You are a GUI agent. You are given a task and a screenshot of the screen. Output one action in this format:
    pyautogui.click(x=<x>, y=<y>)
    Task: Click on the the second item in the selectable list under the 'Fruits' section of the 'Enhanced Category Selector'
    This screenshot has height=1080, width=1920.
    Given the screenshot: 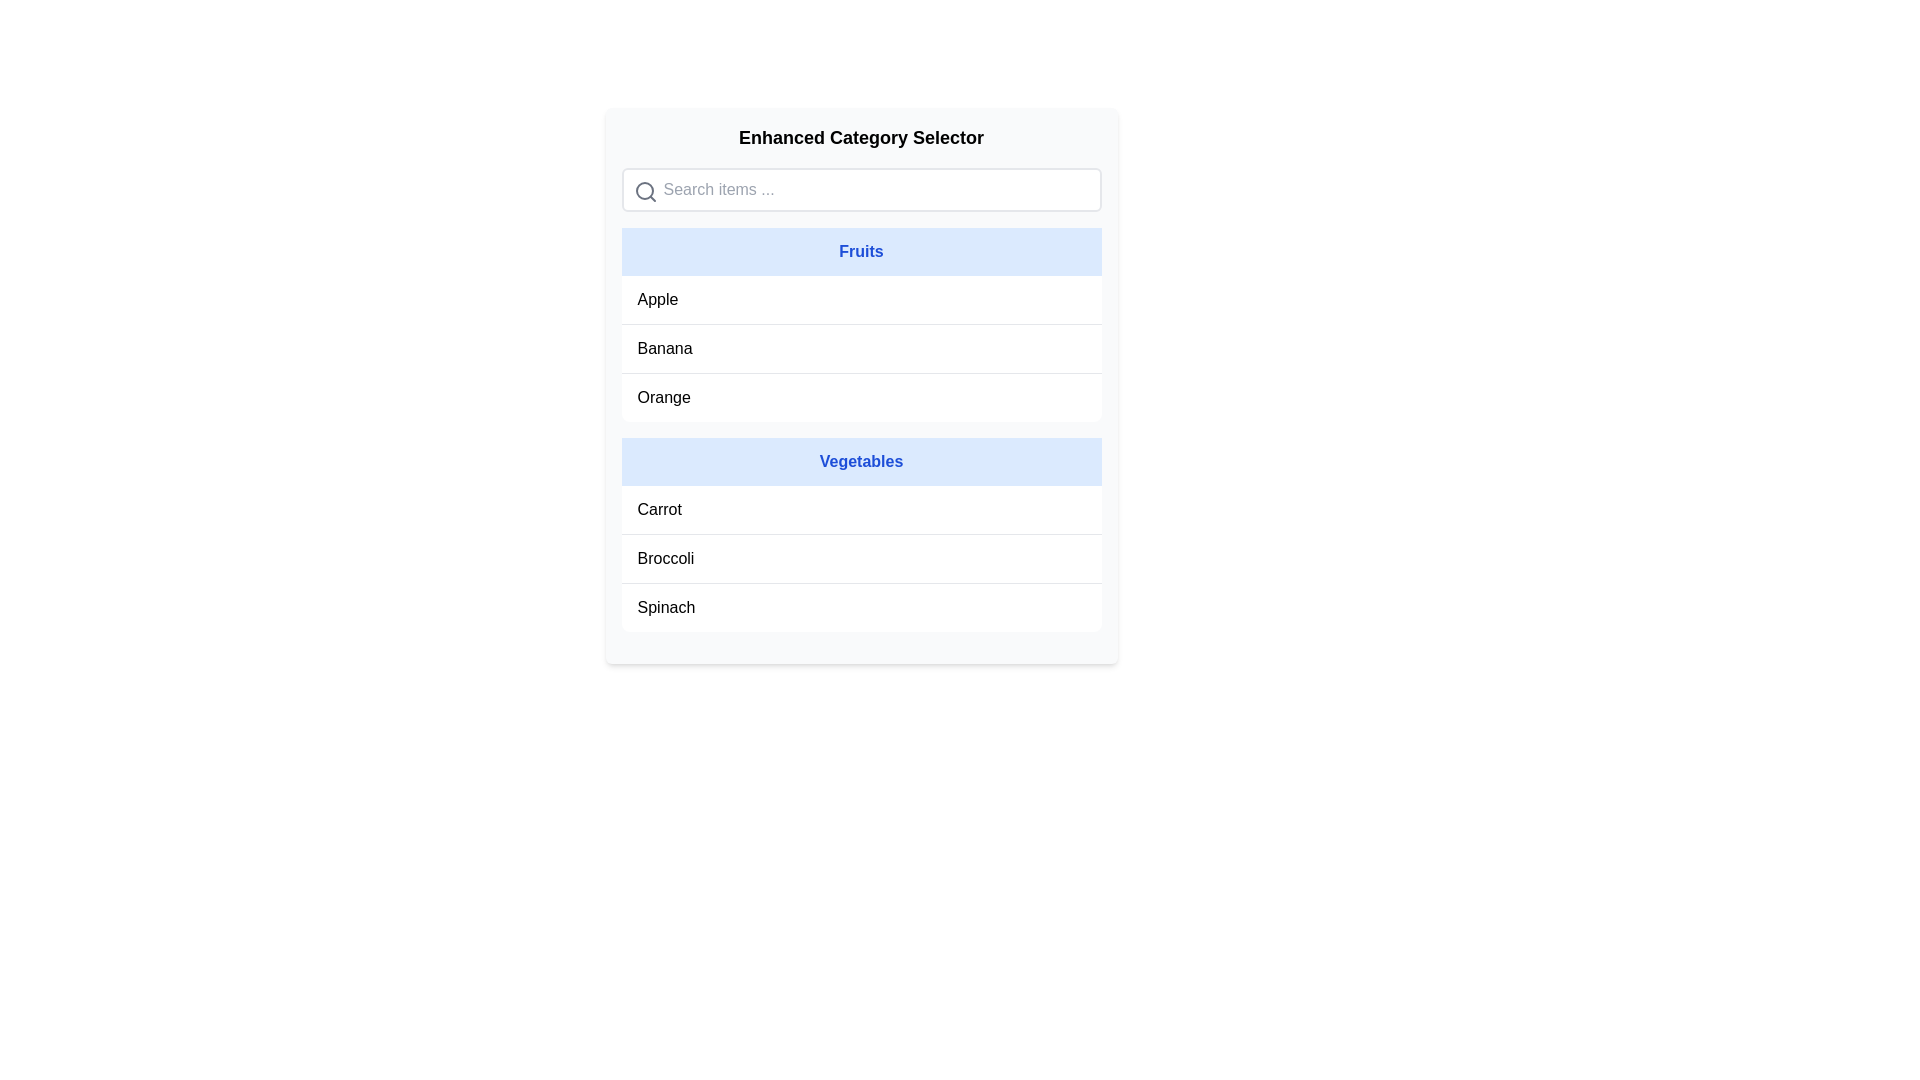 What is the action you would take?
    pyautogui.click(x=861, y=347)
    